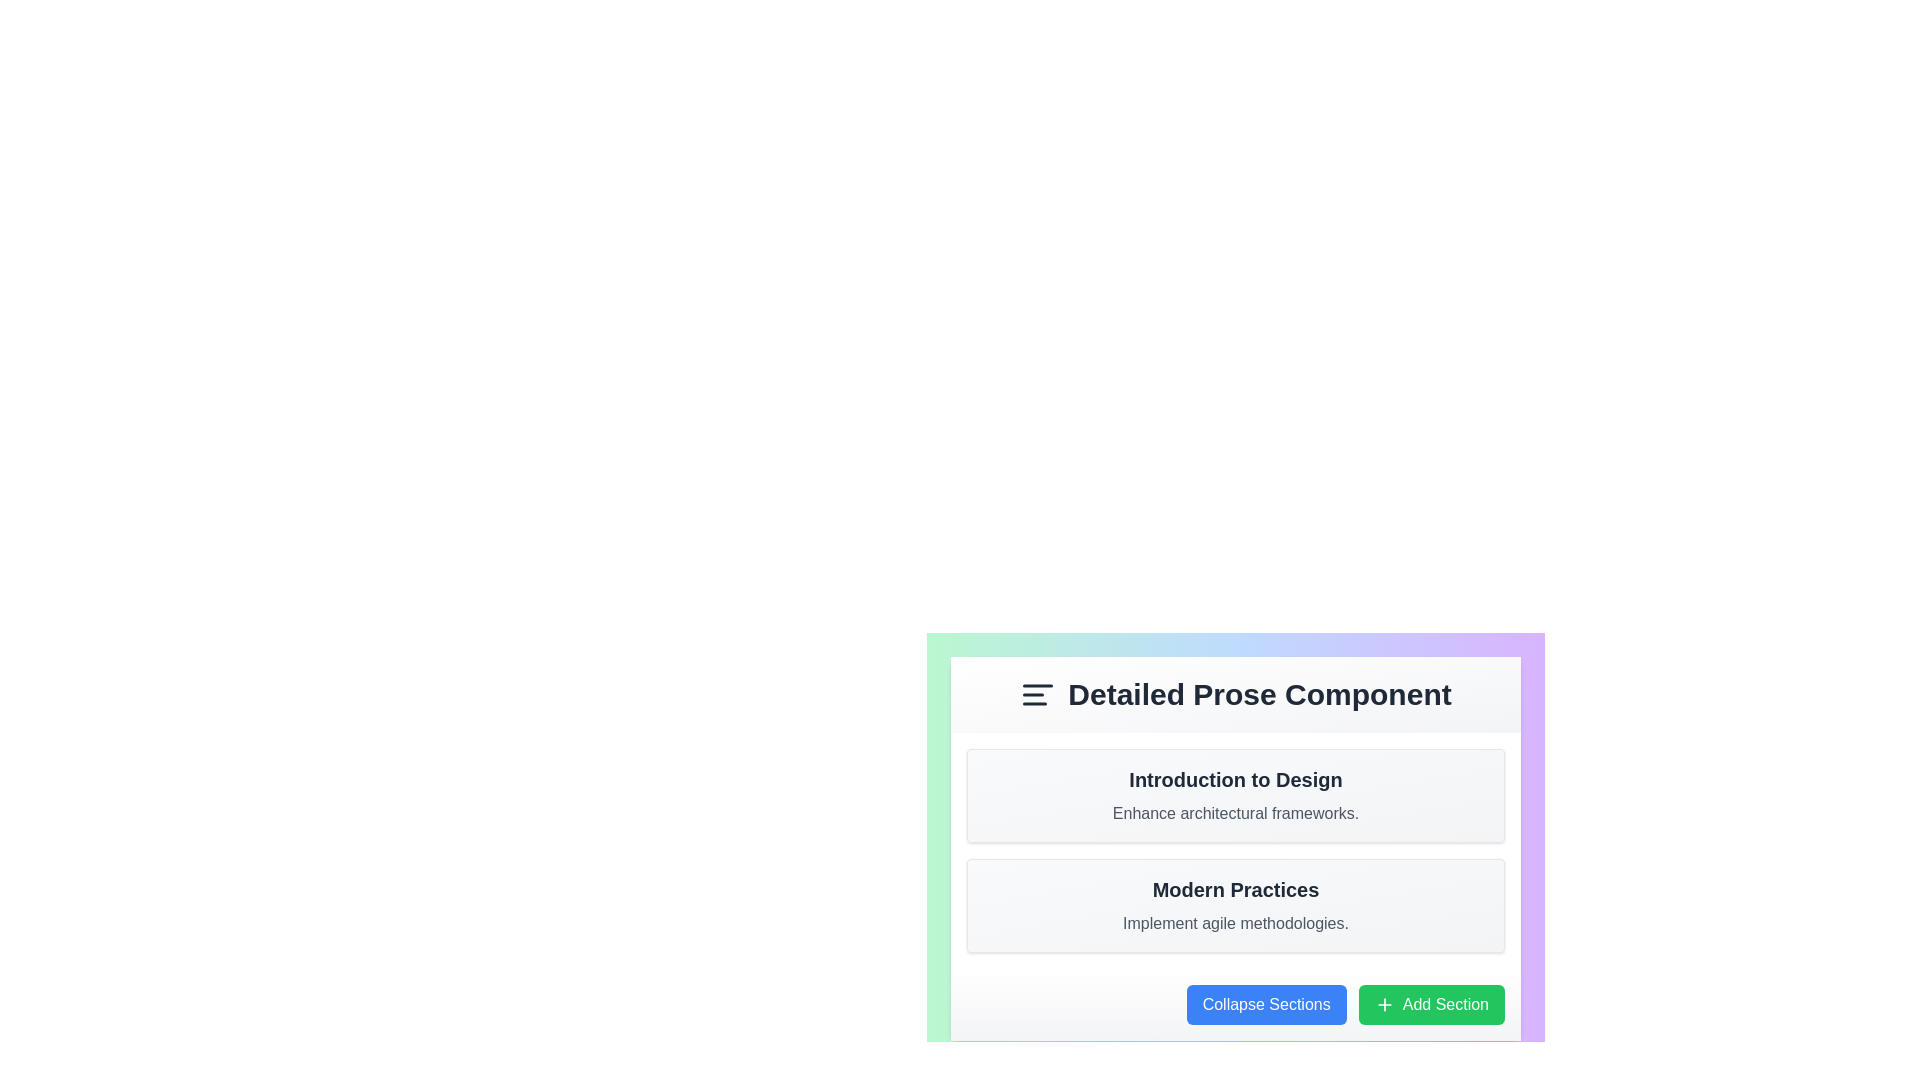 The height and width of the screenshot is (1080, 1920). What do you see at coordinates (1383, 1005) in the screenshot?
I see `the icon that represents the action of adding a new section, located near the left edge of the green button labeled 'Add Section' at the bottom of the UI layout` at bounding box center [1383, 1005].